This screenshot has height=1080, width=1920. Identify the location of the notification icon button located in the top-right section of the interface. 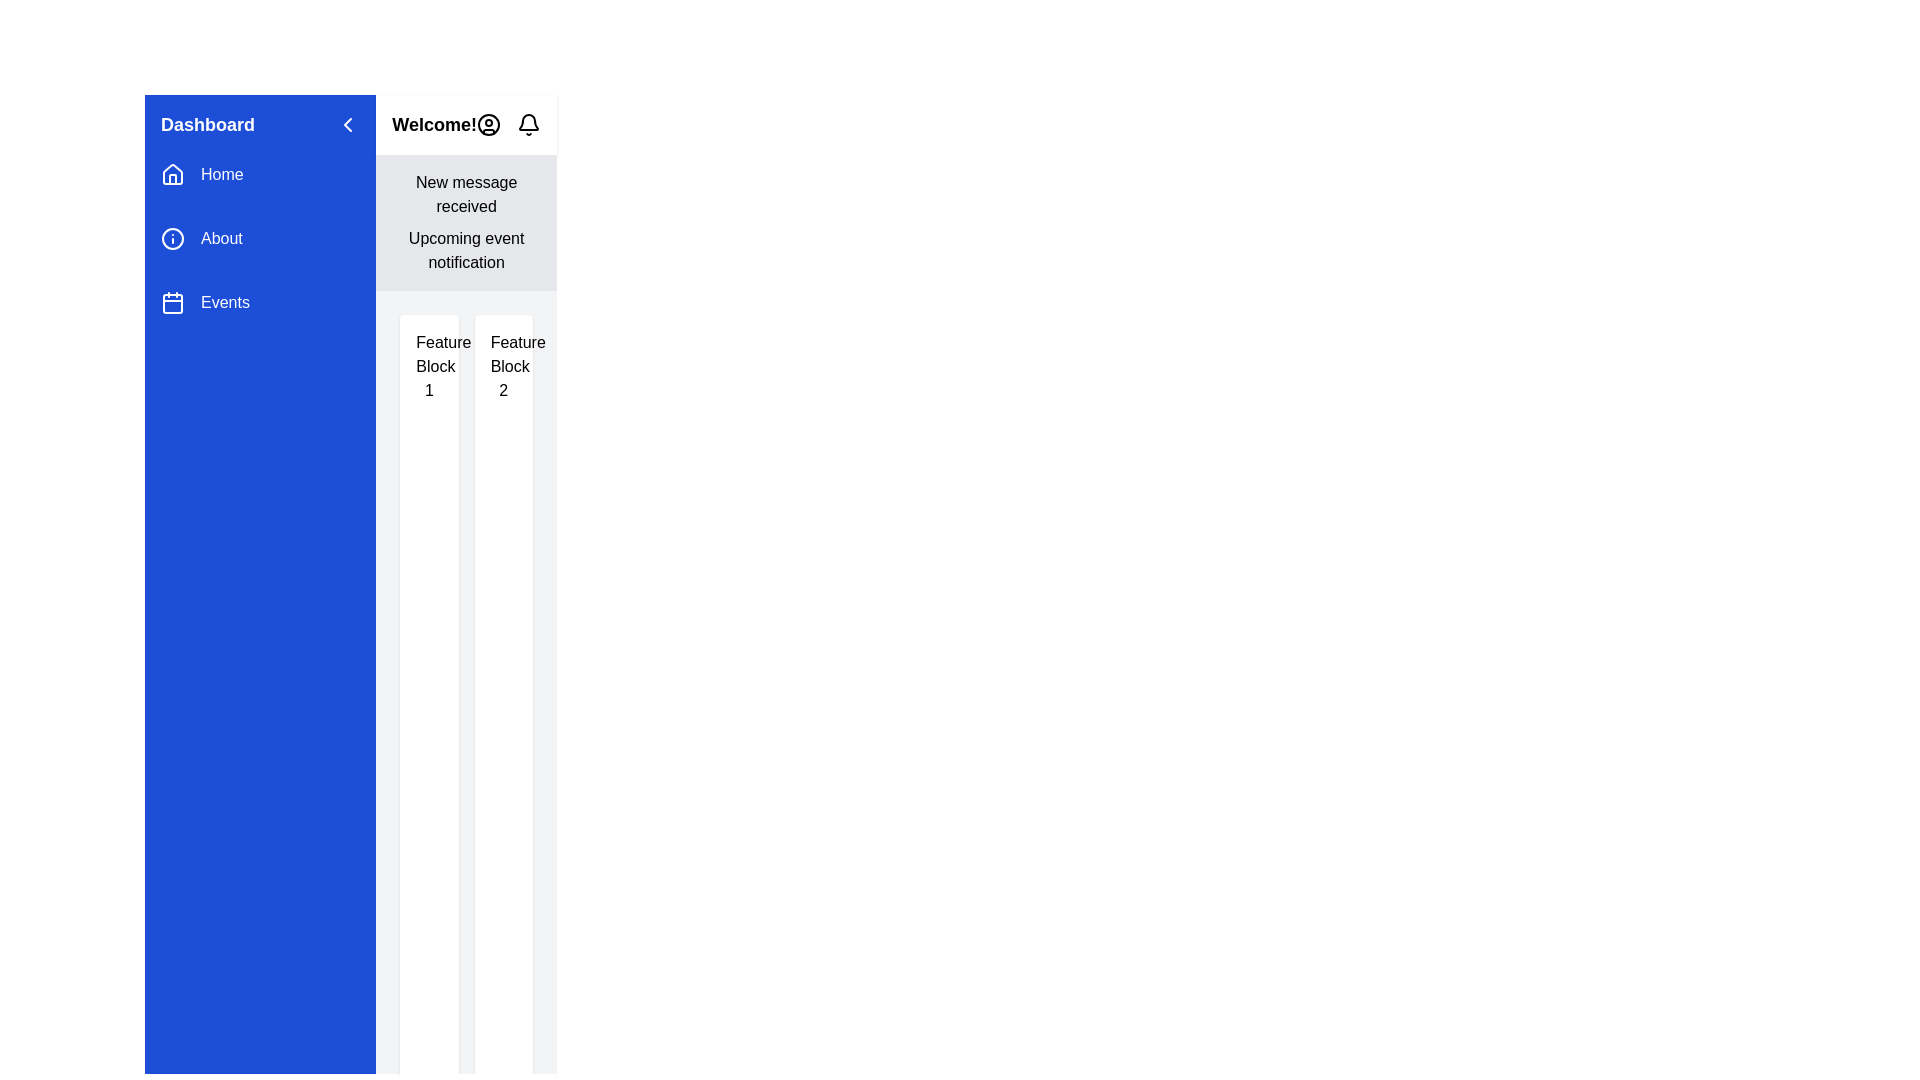
(528, 124).